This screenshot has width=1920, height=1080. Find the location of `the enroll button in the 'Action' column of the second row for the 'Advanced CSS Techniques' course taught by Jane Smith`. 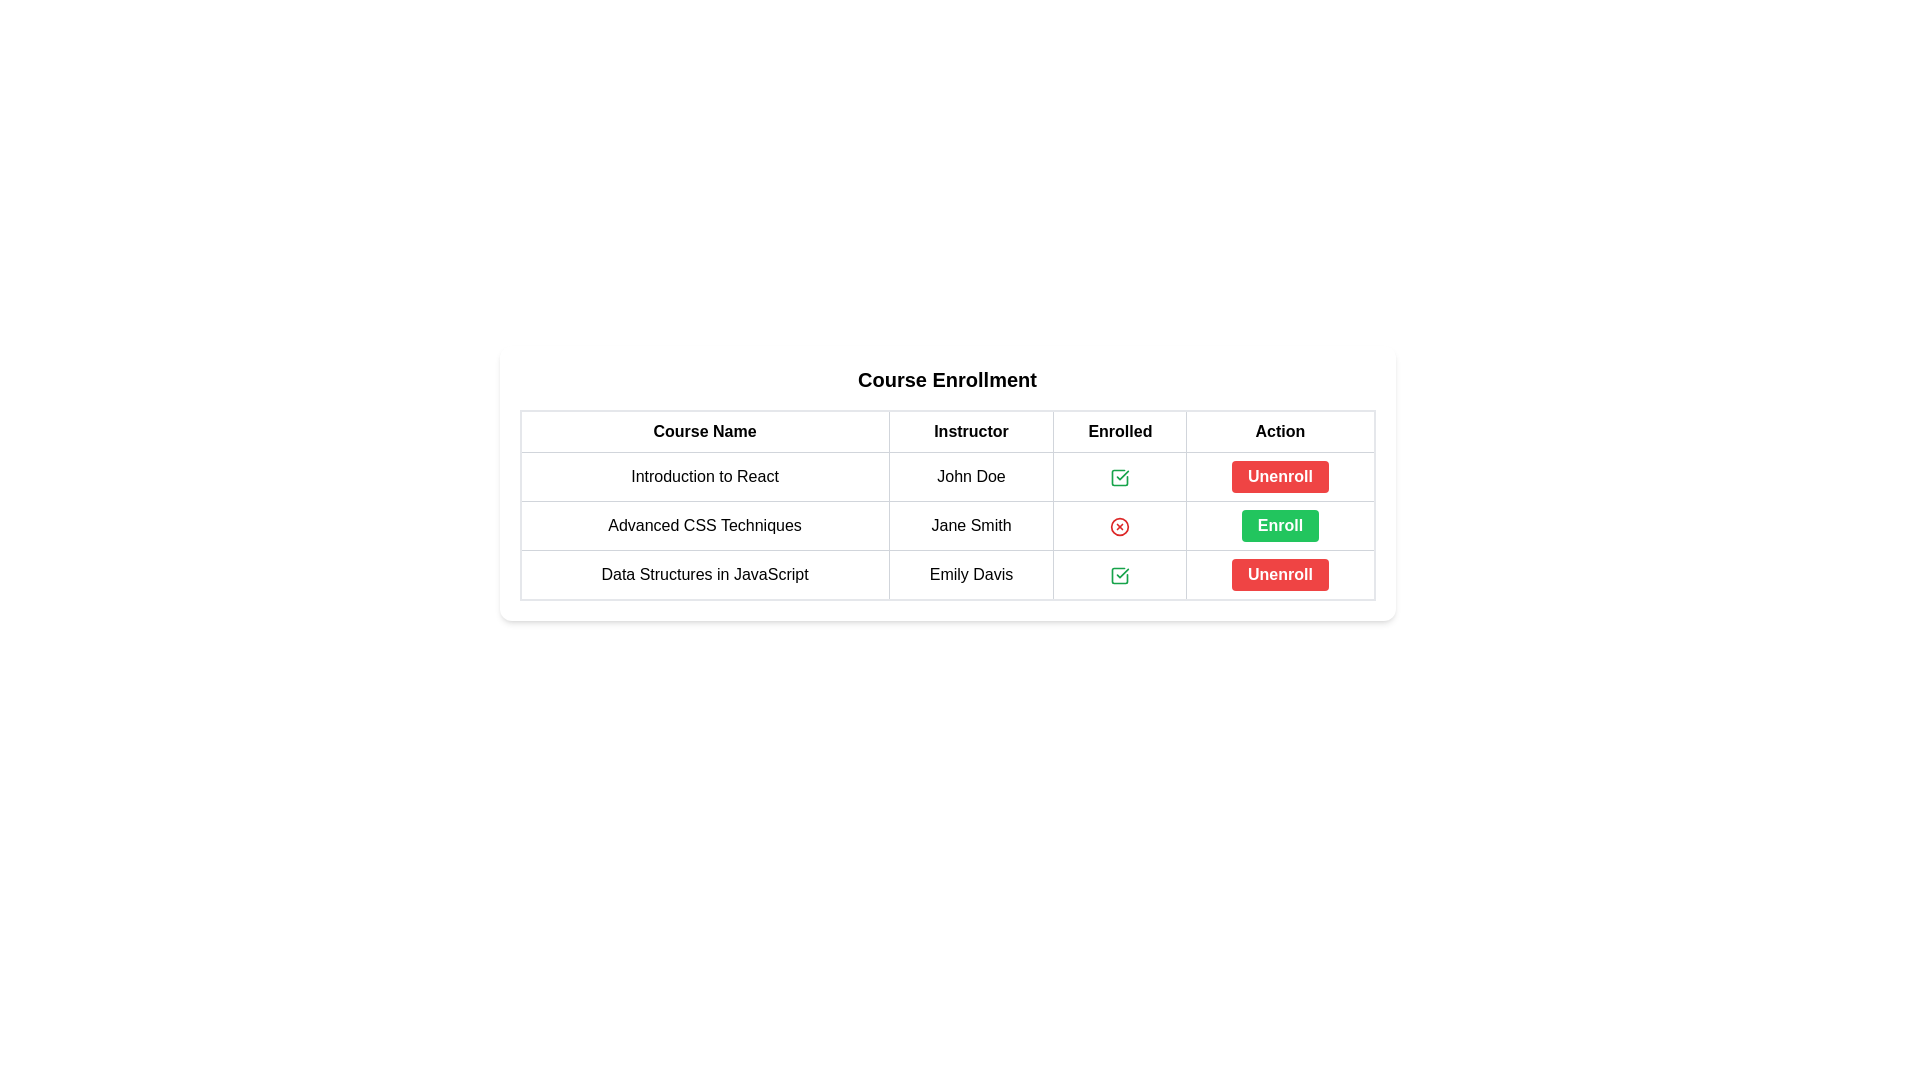

the enroll button in the 'Action' column of the second row for the 'Advanced CSS Techniques' course taught by Jane Smith is located at coordinates (1280, 524).